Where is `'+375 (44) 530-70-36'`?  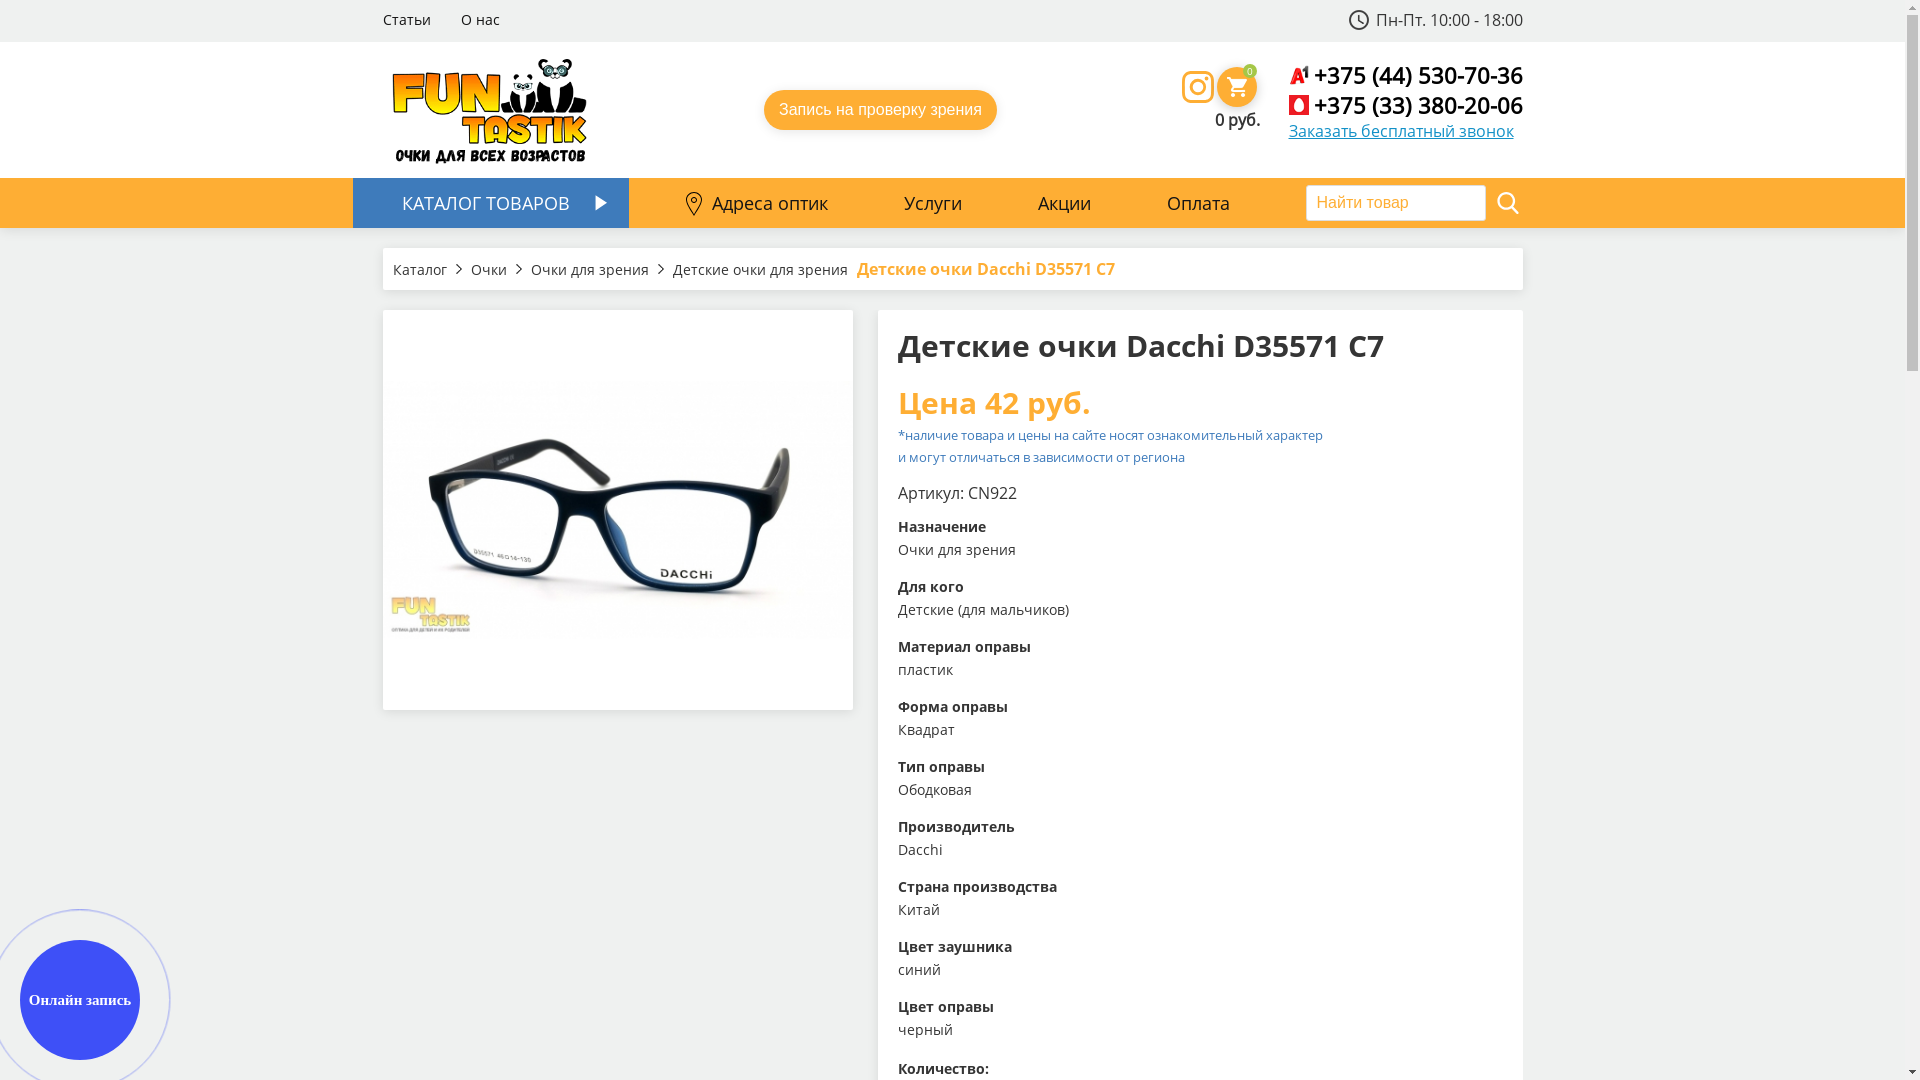
'+375 (44) 530-70-36' is located at coordinates (1417, 73).